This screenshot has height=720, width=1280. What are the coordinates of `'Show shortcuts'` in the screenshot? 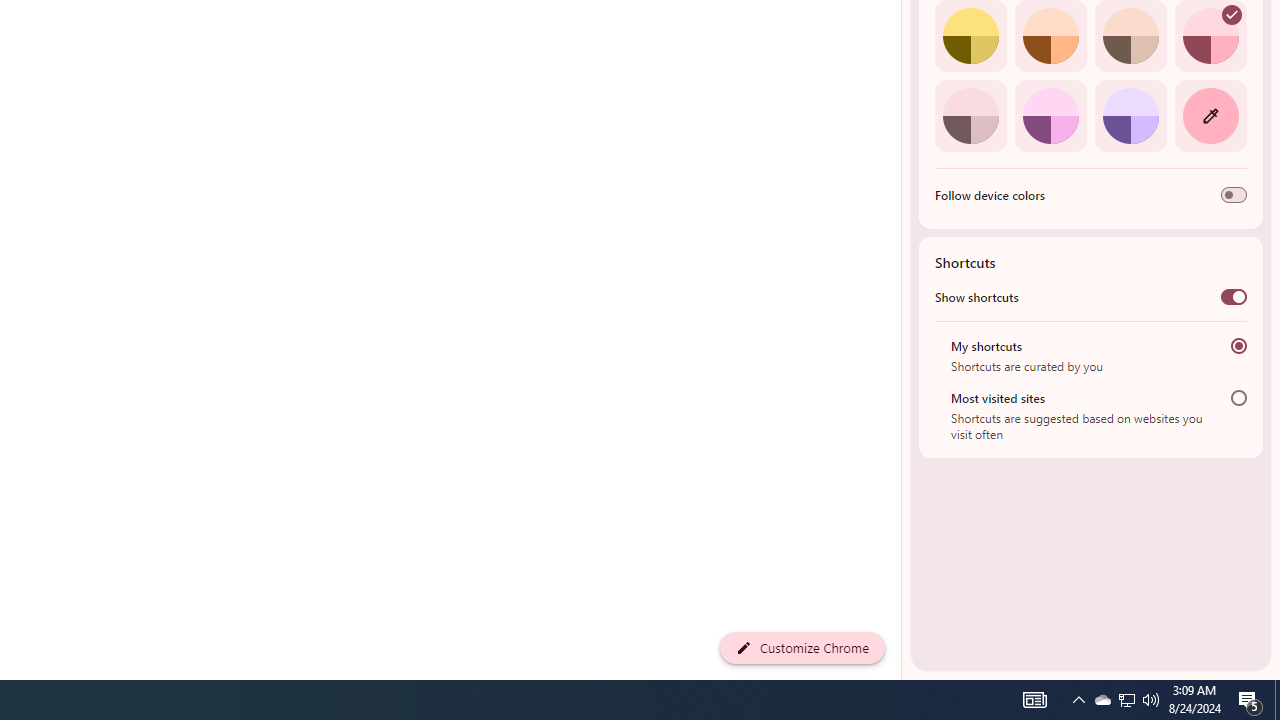 It's located at (1232, 297).